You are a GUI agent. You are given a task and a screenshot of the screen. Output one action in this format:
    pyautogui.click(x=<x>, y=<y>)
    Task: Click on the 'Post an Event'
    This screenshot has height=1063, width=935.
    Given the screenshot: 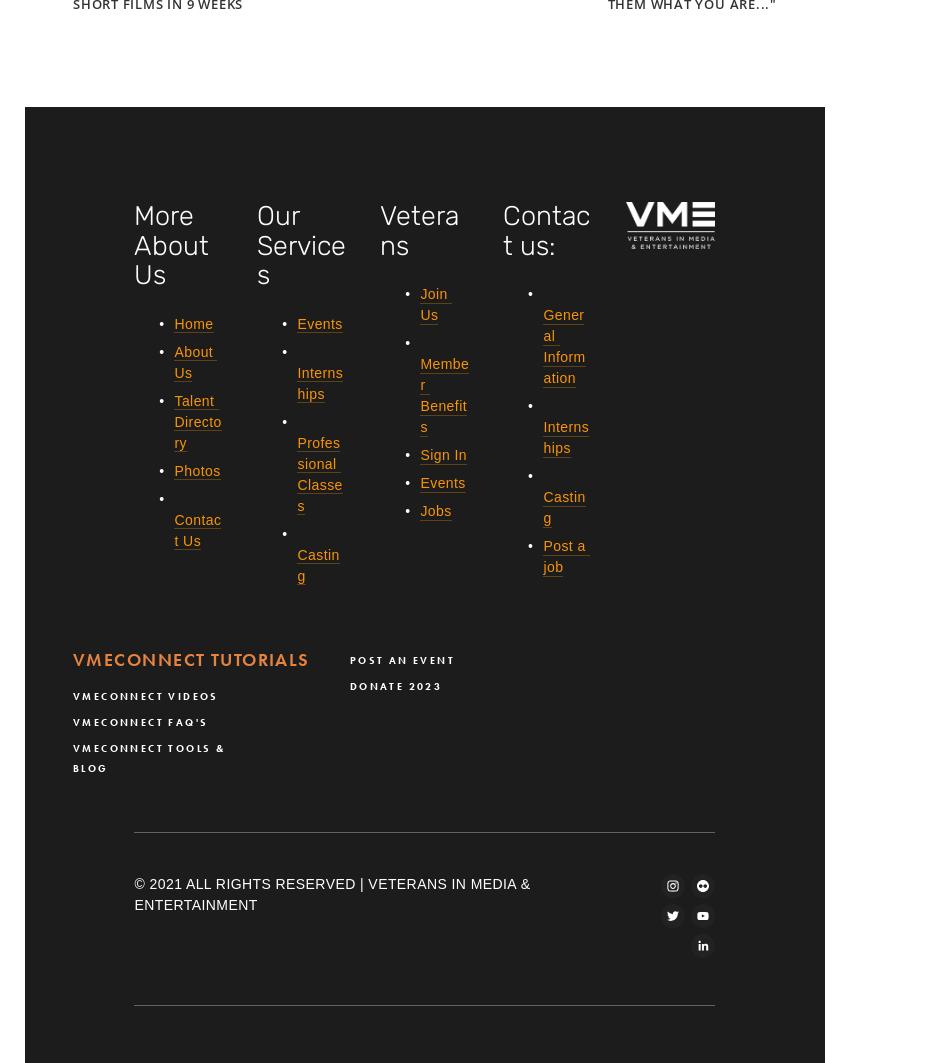 What is the action you would take?
    pyautogui.click(x=401, y=658)
    